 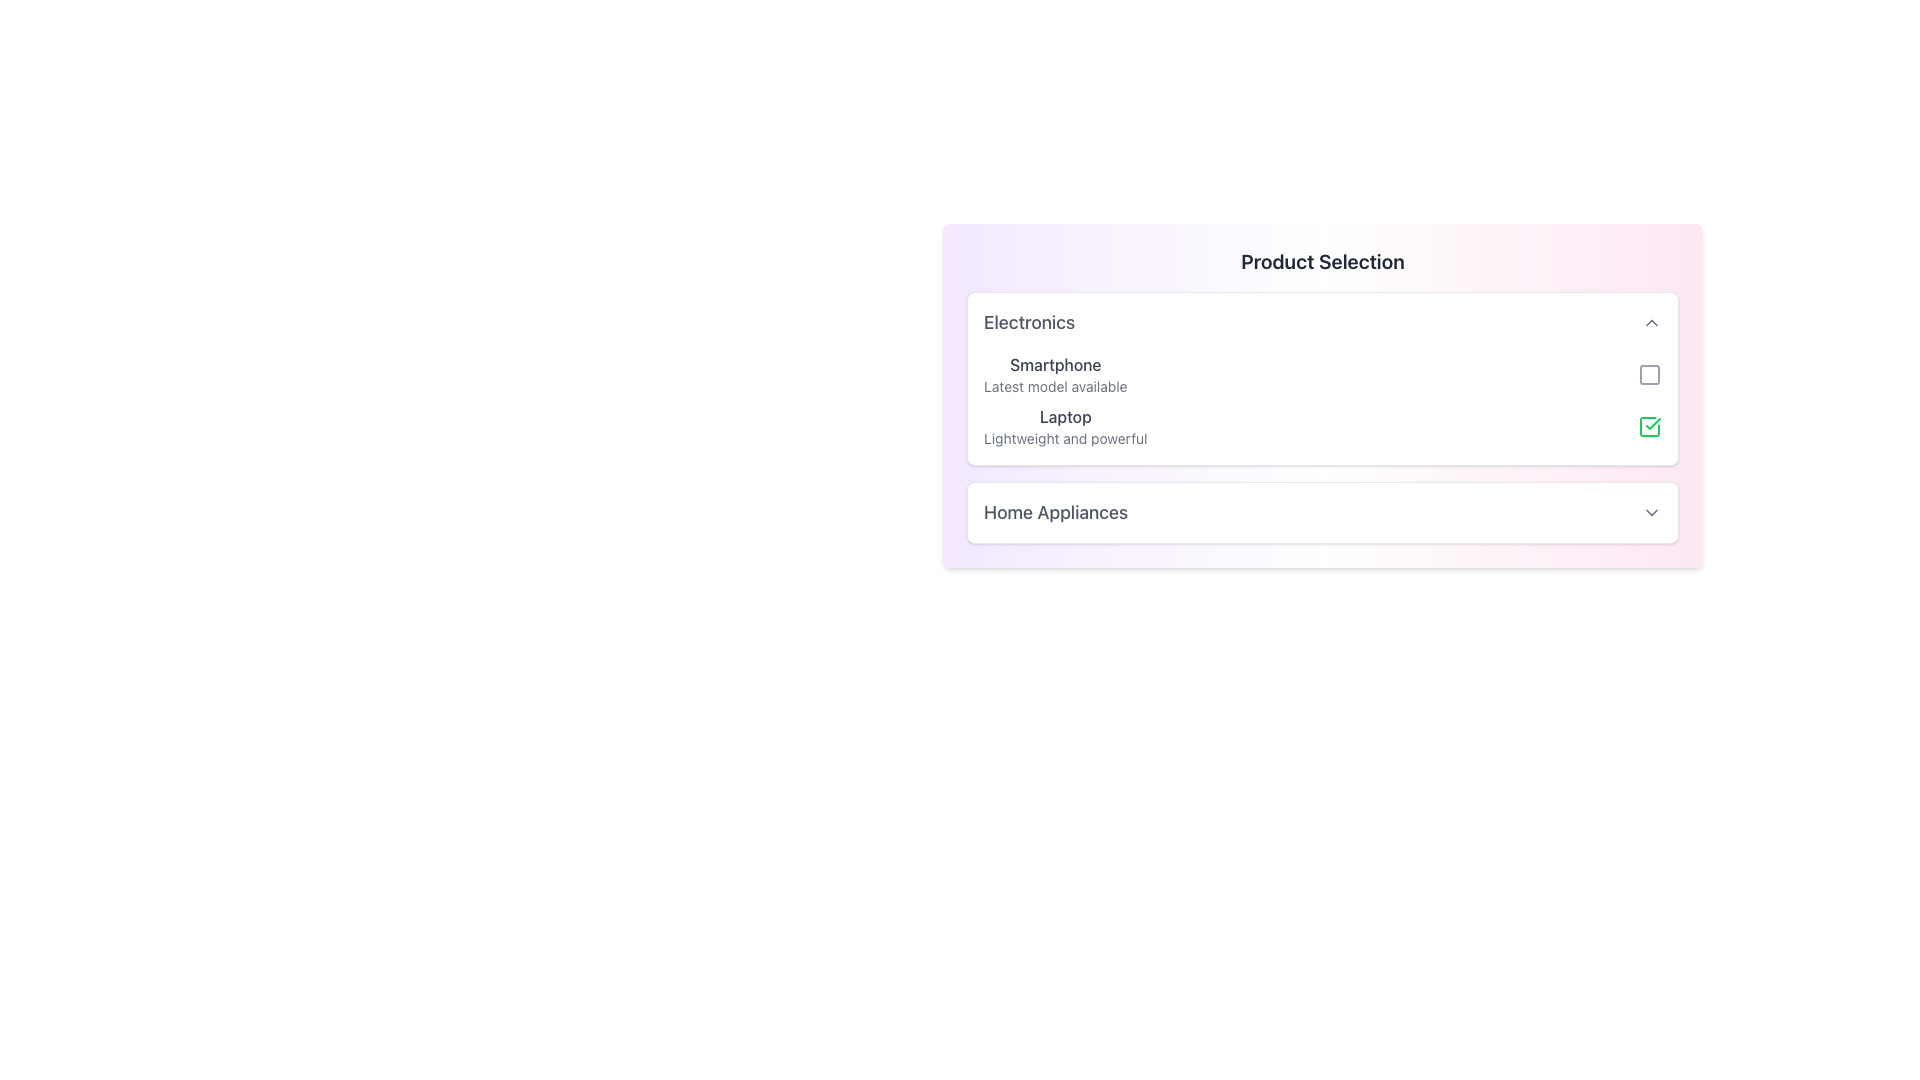 What do you see at coordinates (1054, 374) in the screenshot?
I see `the text display element that shows the title and brief description of the 'Smartphone' product, located in the 'Electronics' section of the 'Product Selection' interface, which is the first item listed in this section` at bounding box center [1054, 374].